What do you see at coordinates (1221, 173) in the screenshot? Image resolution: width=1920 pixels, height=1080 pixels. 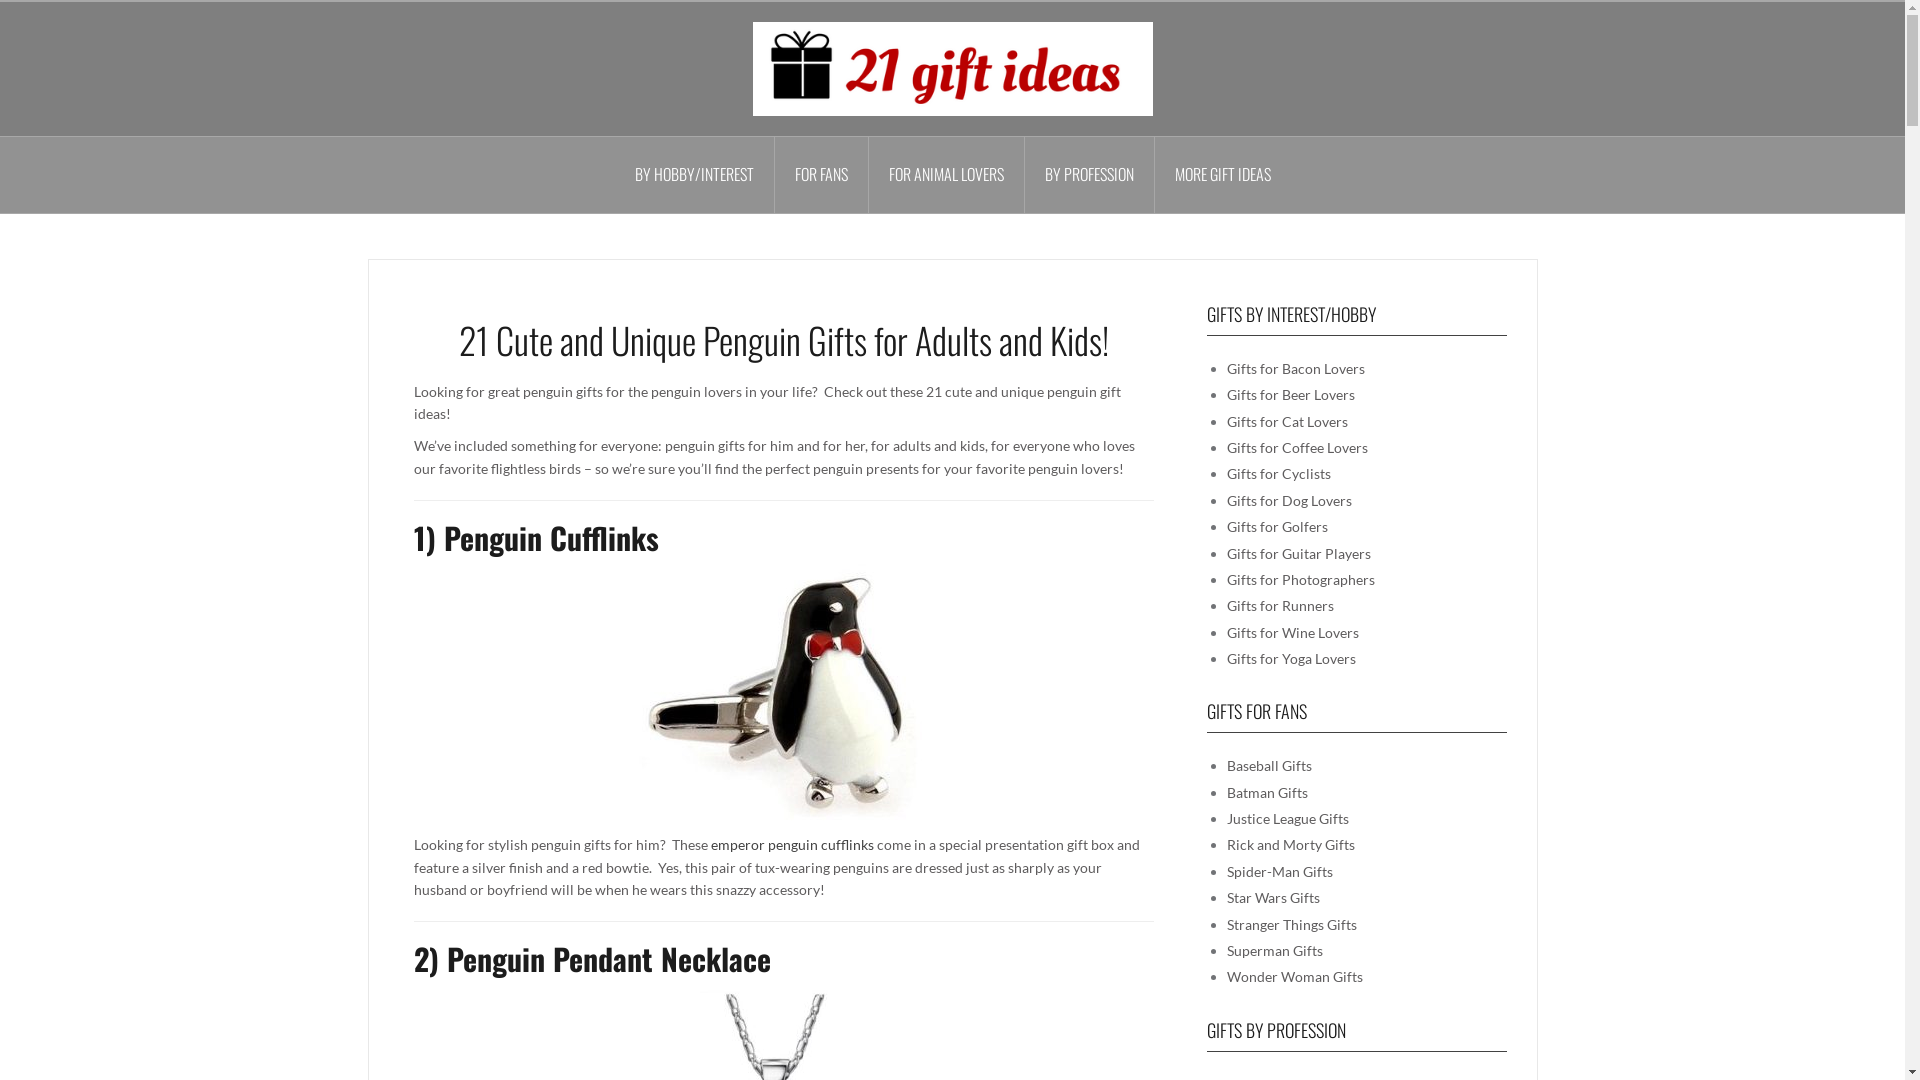 I see `'MORE GIFT IDEAS'` at bounding box center [1221, 173].